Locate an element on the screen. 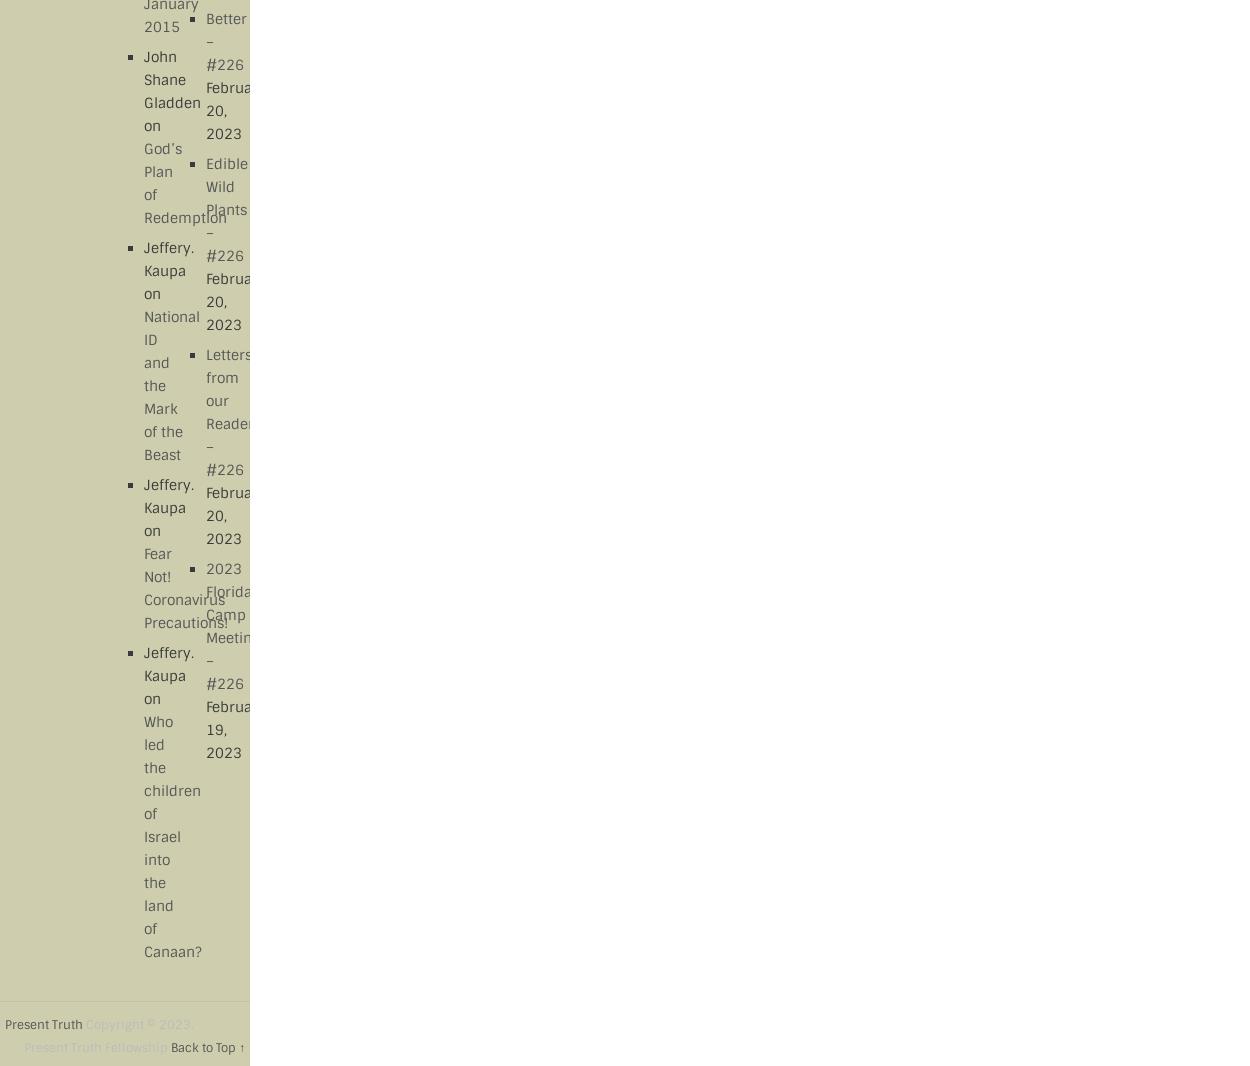 This screenshot has width=1250, height=1066. 'Present Truth Fellowship' is located at coordinates (96, 1047).